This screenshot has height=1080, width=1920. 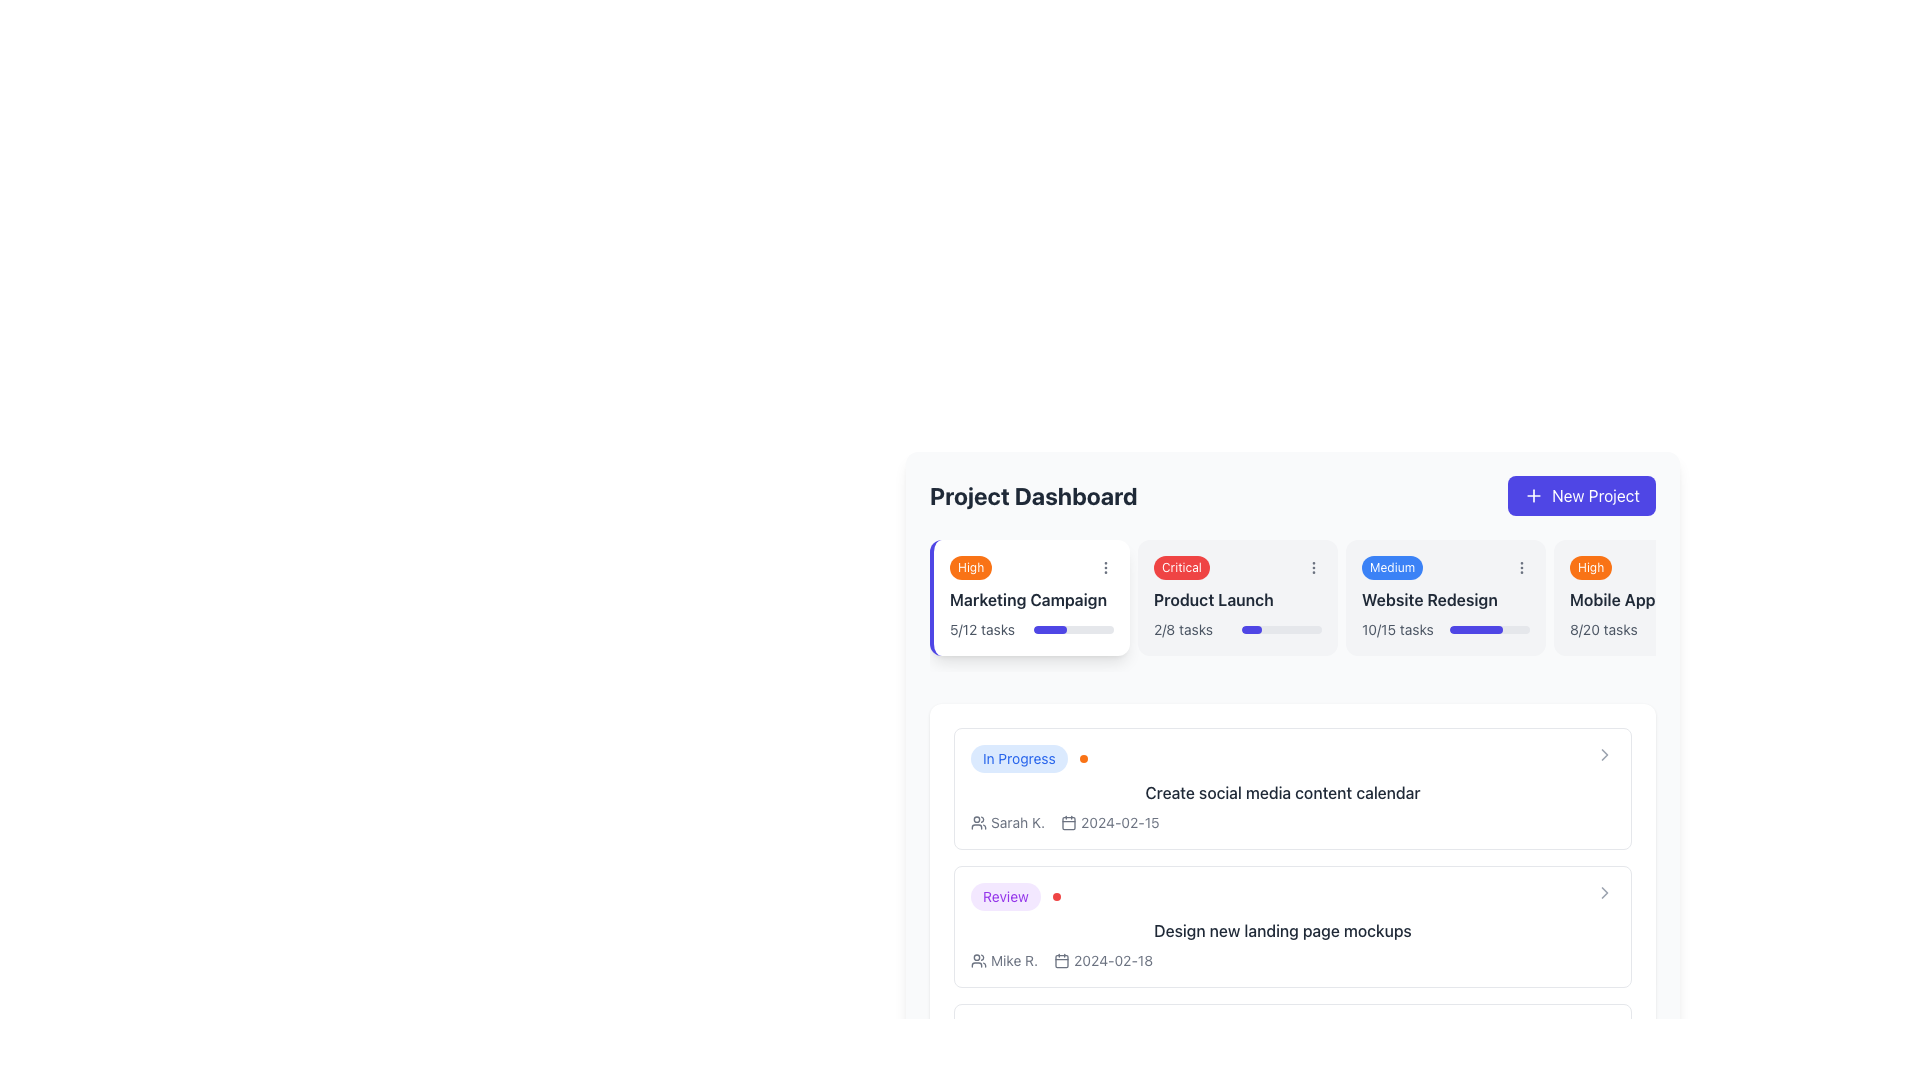 I want to click on the project entry card labeled 'Product Launch', which is the second card in the horizontal list under 'Project Dashboard', so click(x=1292, y=604).